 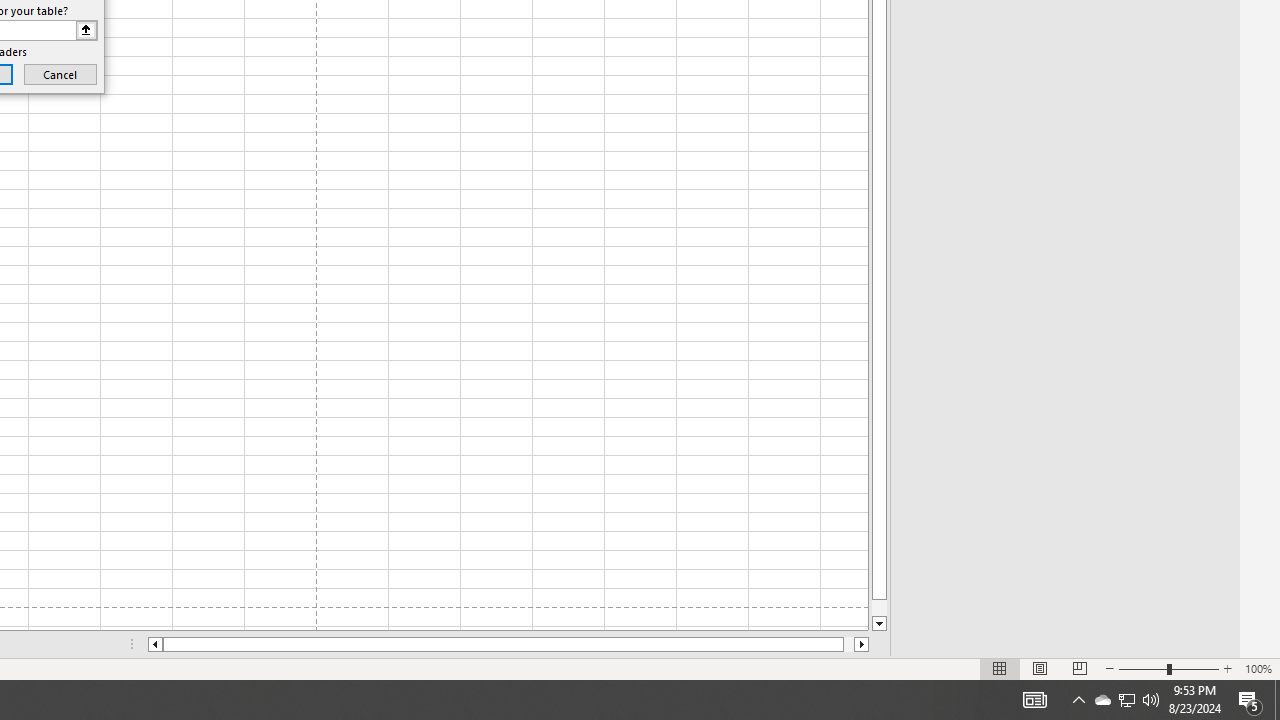 I want to click on 'Page down', so click(x=879, y=607).